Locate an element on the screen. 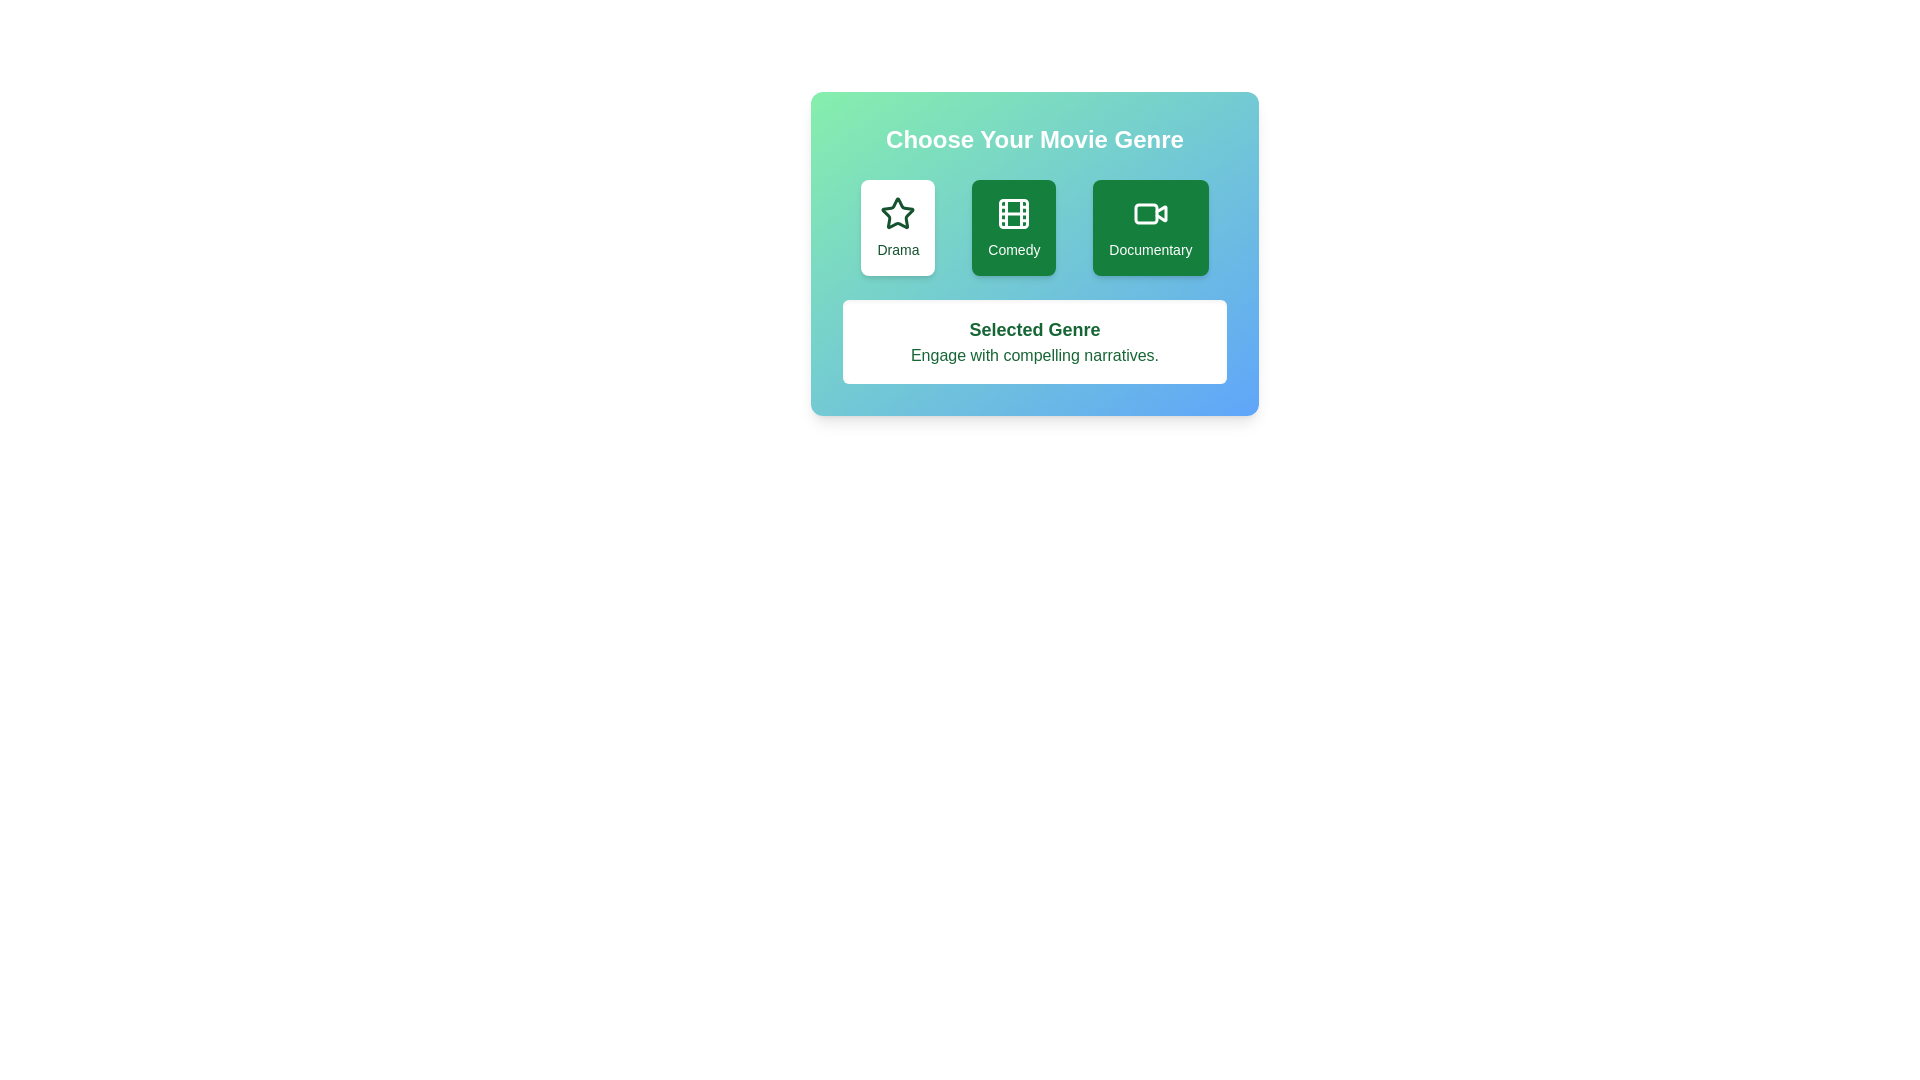 This screenshot has height=1080, width=1920. the genre button for Comedy is located at coordinates (1013, 226).